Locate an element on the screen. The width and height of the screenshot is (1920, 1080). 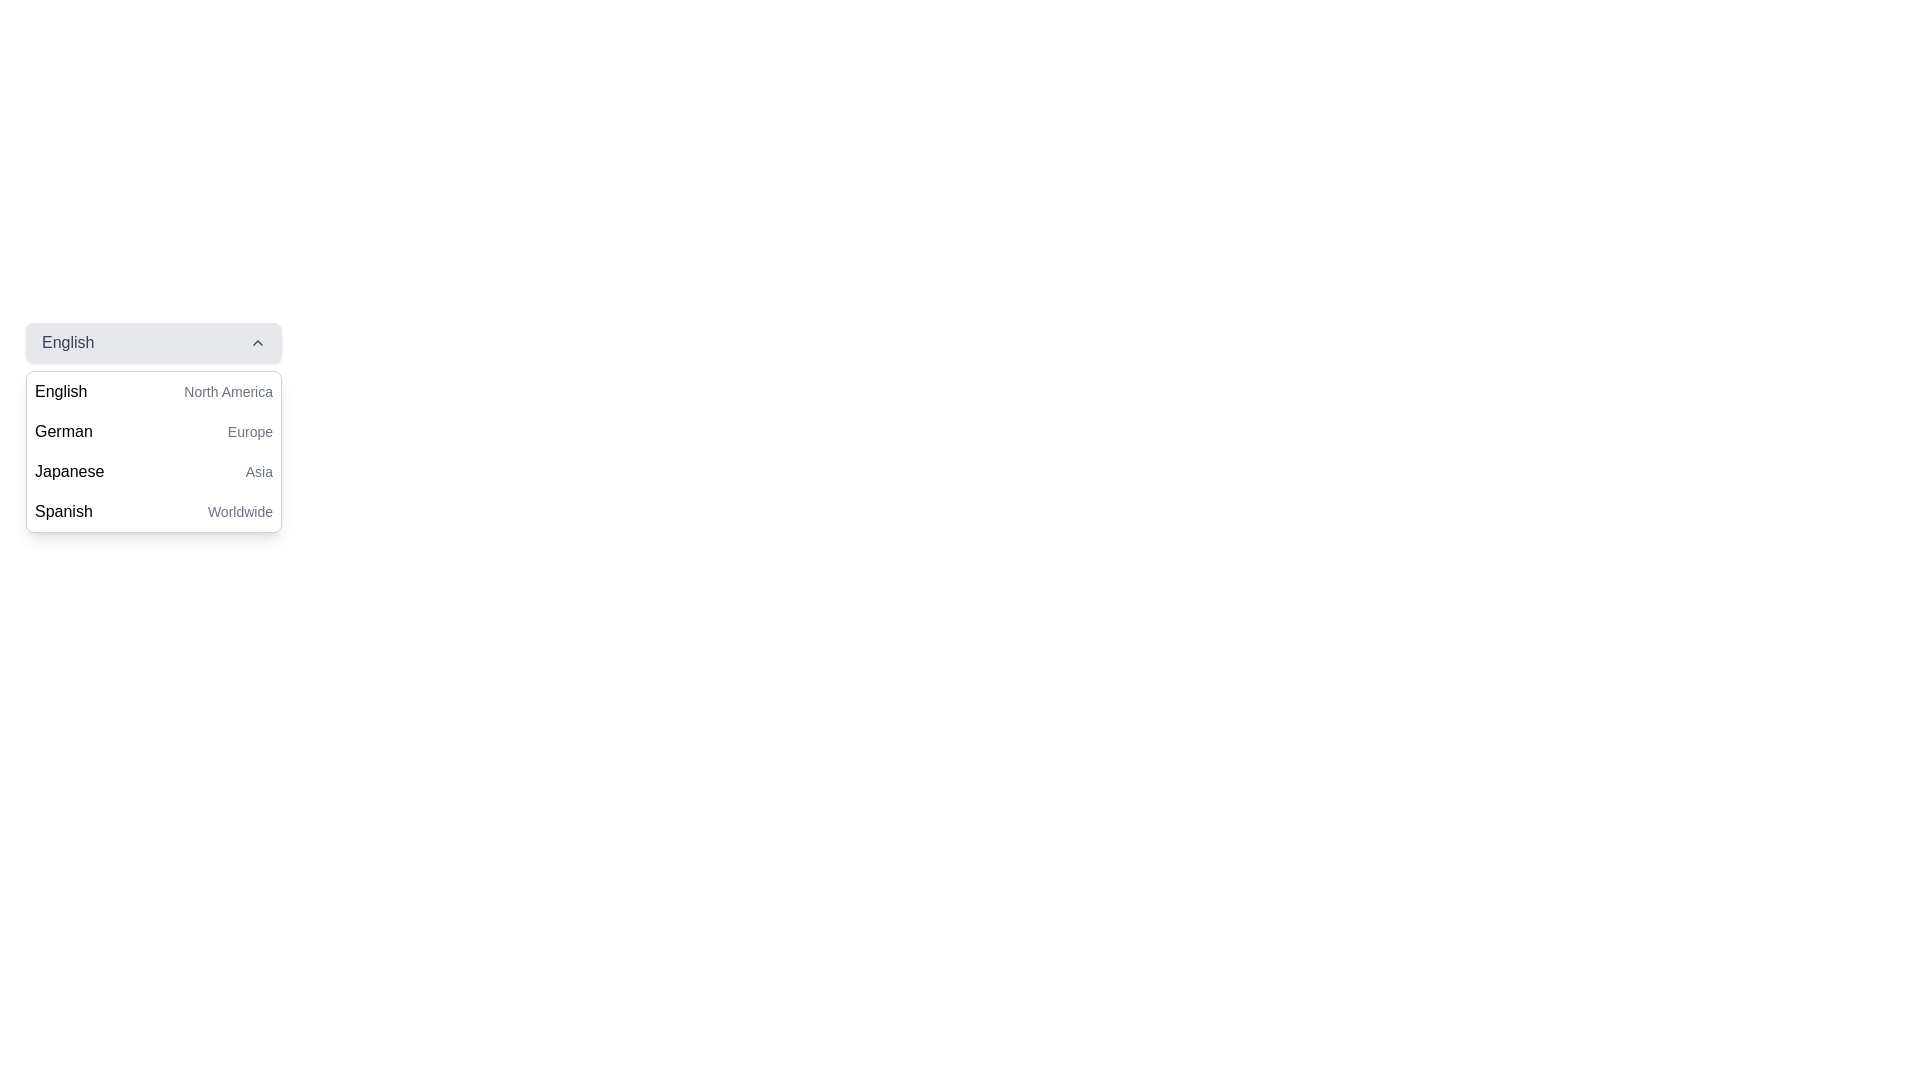
the upward-facing chevron icon located at the top-right section of the 'English' button is located at coordinates (257, 342).